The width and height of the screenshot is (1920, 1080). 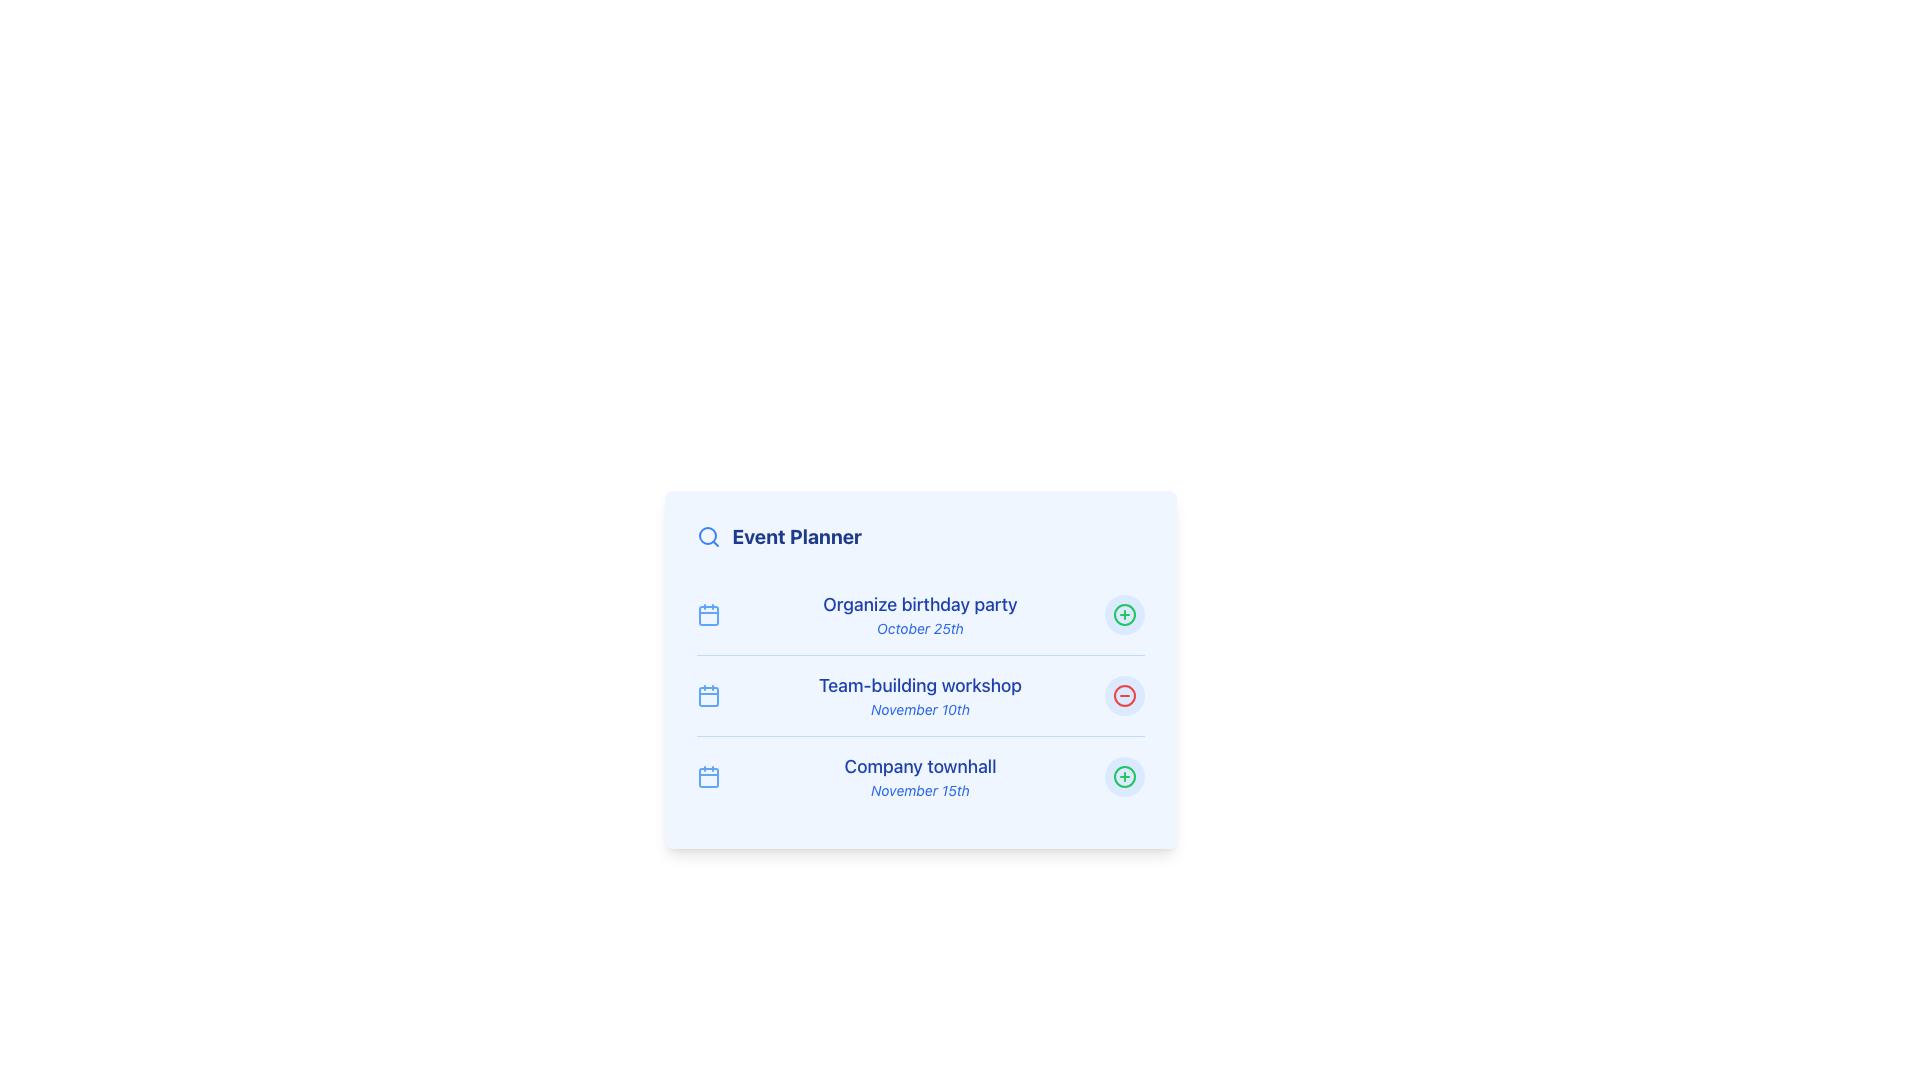 What do you see at coordinates (919, 708) in the screenshot?
I see `the italicized text label displaying the date 'November 10th' in blue, which is located under the larger text 'Team-building workshop.'` at bounding box center [919, 708].